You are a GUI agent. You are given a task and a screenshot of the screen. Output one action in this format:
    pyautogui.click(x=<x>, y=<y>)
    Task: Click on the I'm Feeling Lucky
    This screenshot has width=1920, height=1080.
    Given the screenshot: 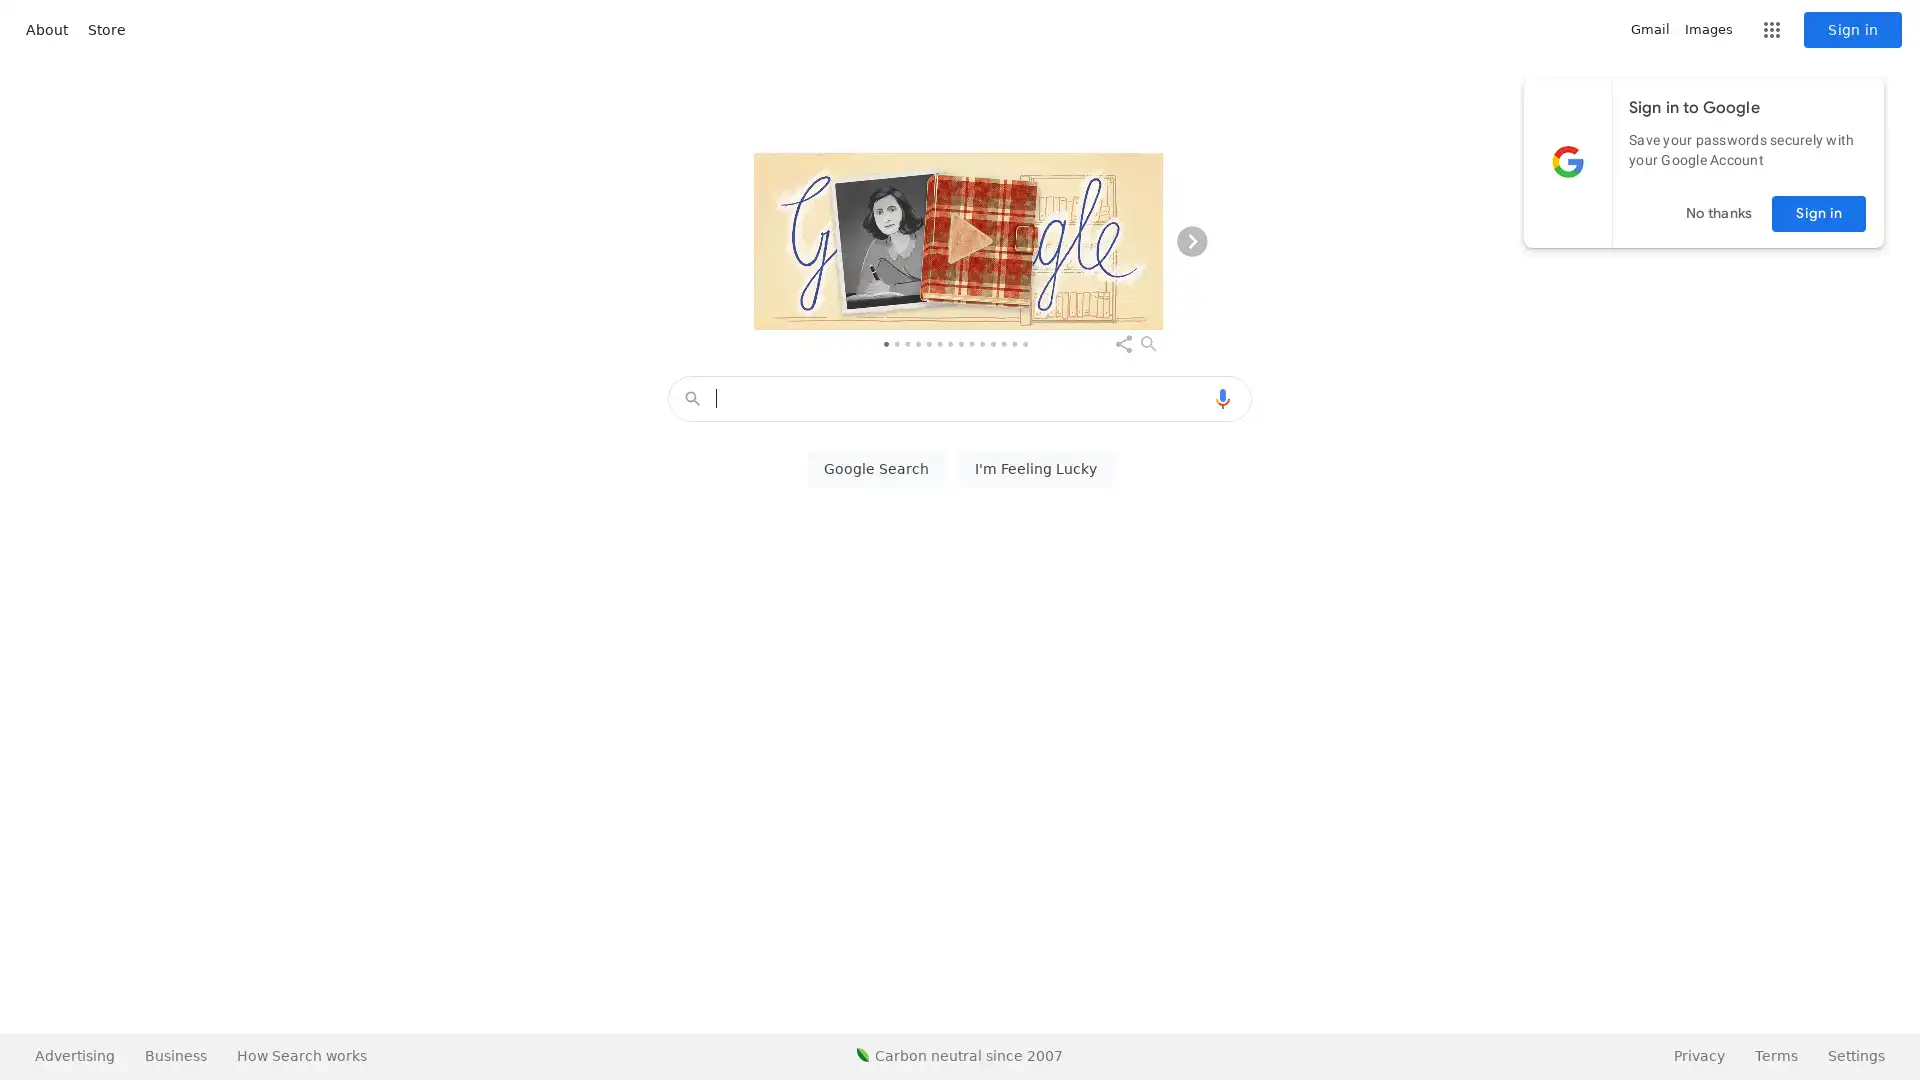 What is the action you would take?
    pyautogui.click(x=1035, y=469)
    